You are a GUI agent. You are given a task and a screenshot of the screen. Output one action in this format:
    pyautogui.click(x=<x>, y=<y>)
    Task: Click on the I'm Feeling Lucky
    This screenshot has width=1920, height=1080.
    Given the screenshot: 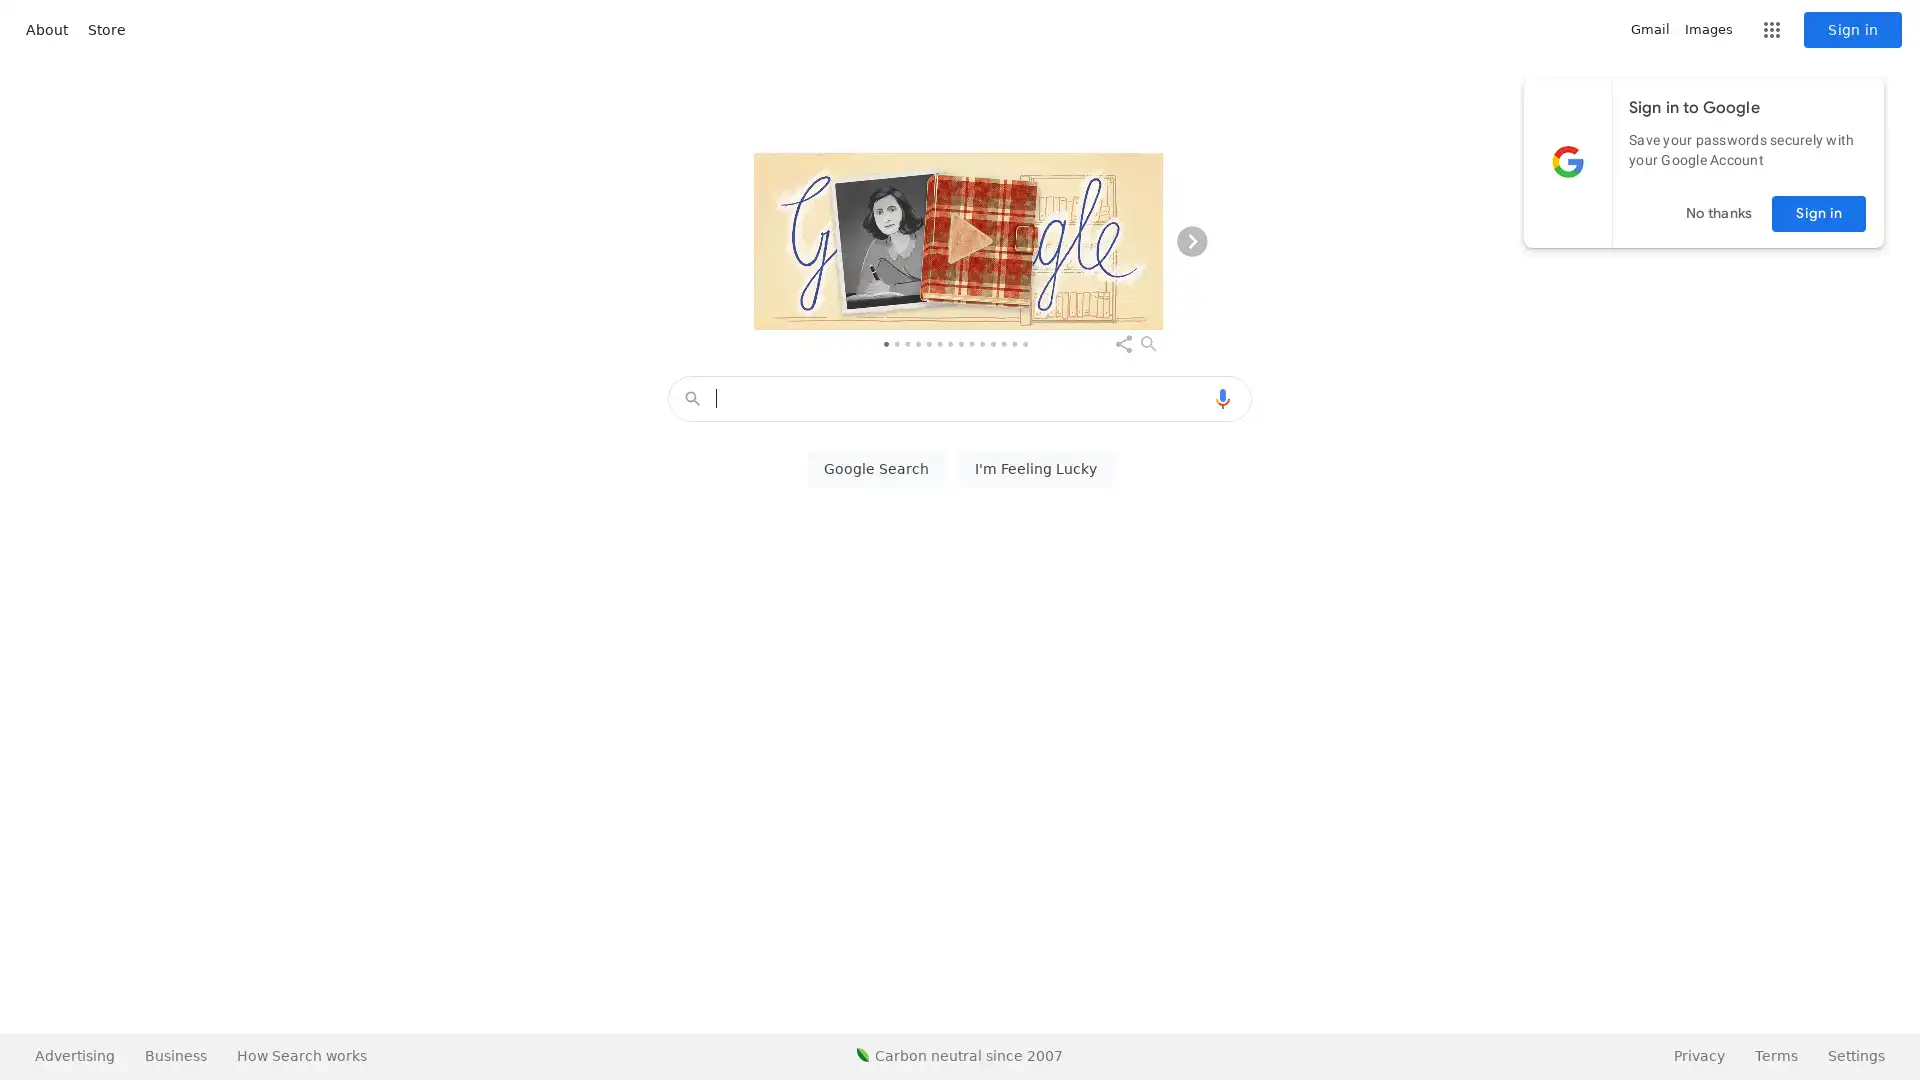 What is the action you would take?
    pyautogui.click(x=1035, y=469)
    